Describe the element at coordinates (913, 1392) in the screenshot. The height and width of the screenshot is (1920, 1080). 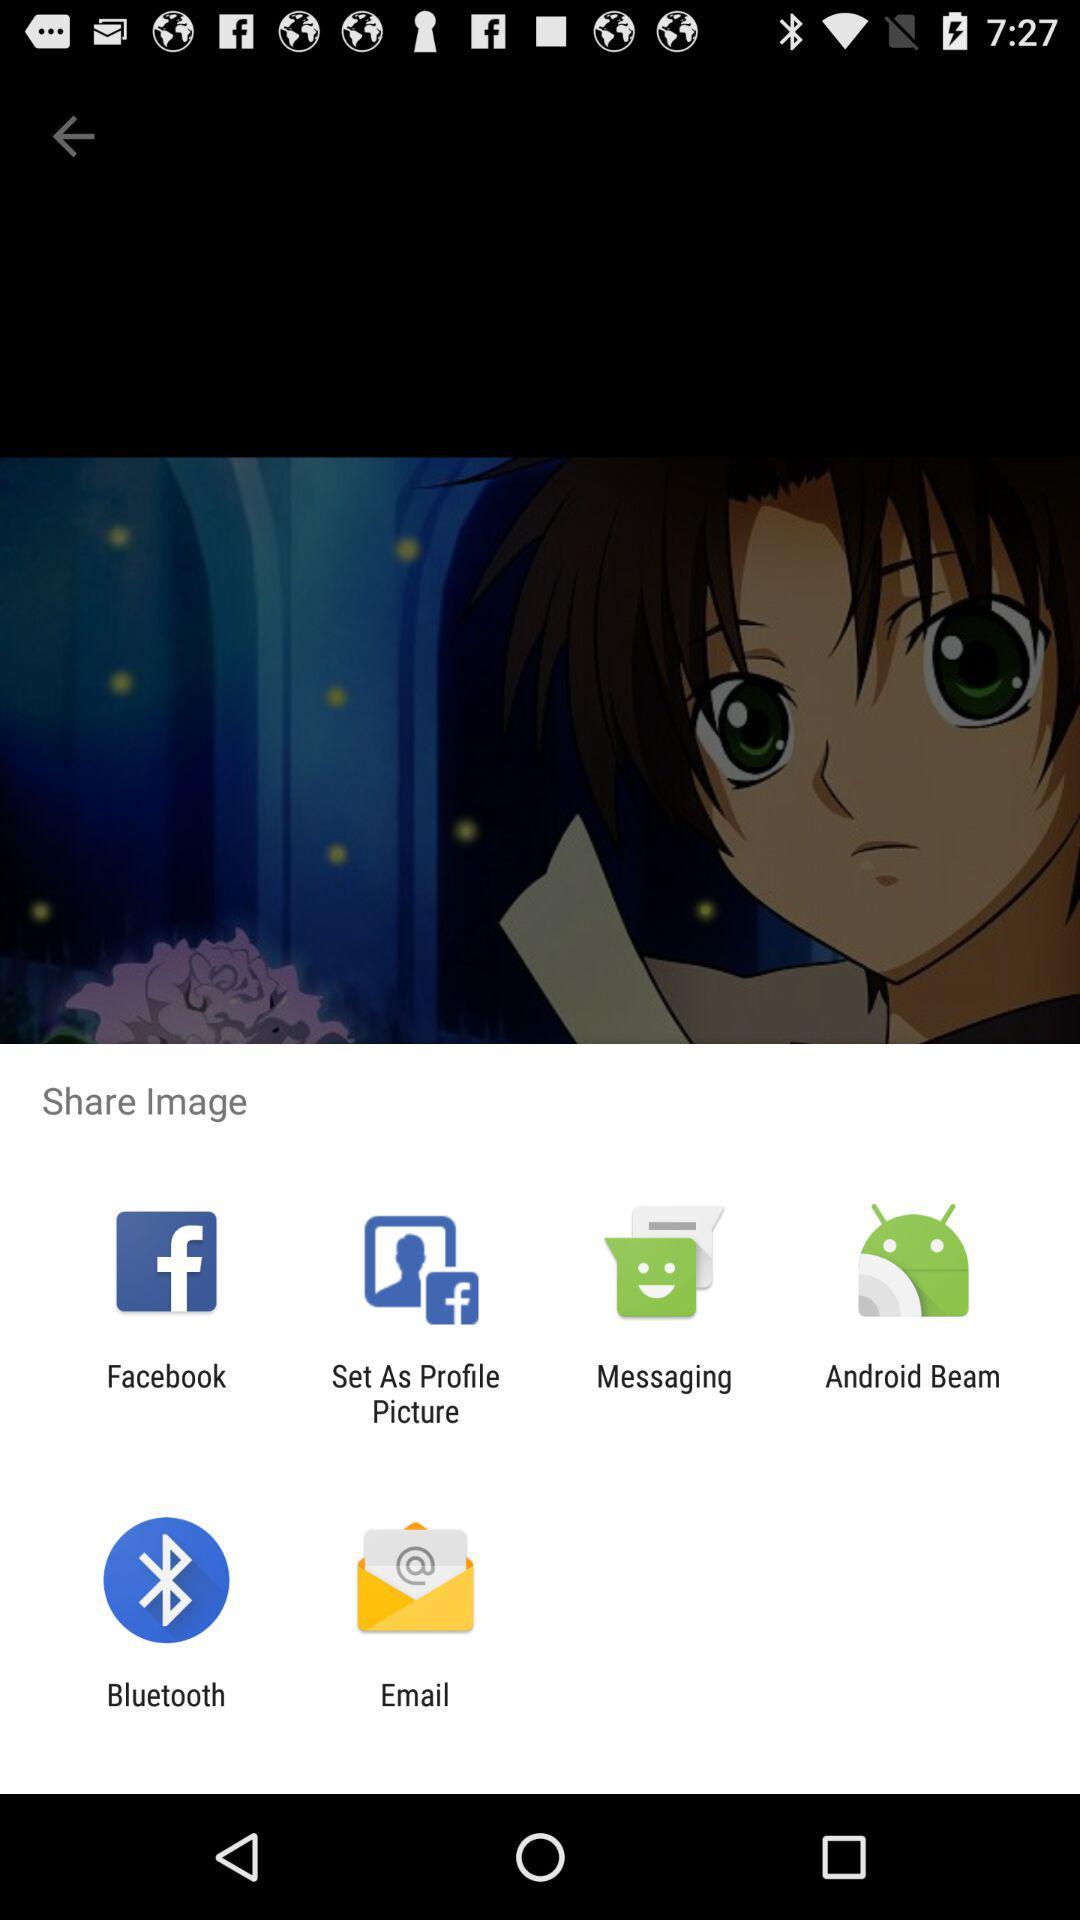
I see `item to the right of the messaging app` at that location.